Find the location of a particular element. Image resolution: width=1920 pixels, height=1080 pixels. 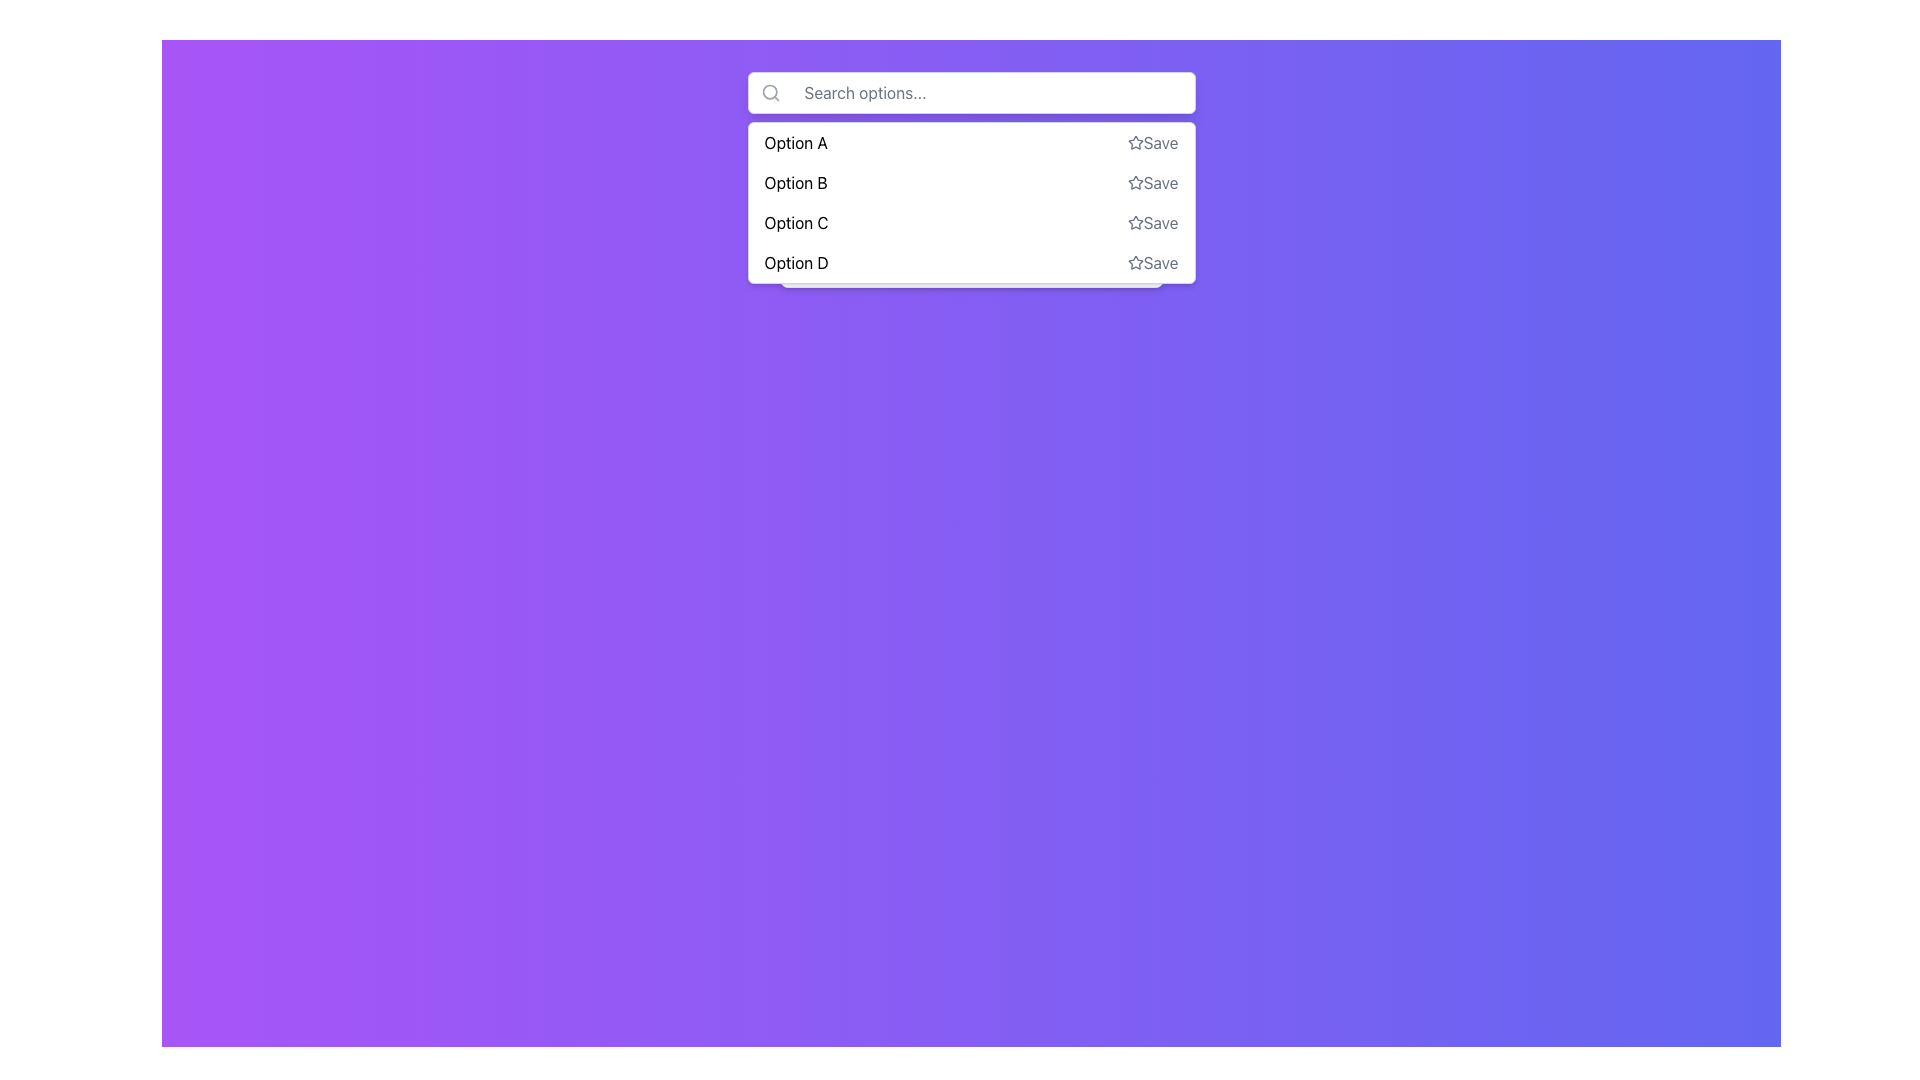

the search icon located at the far-left position of the horizontal search input bar to focus the adjacent search input field is located at coordinates (769, 92).